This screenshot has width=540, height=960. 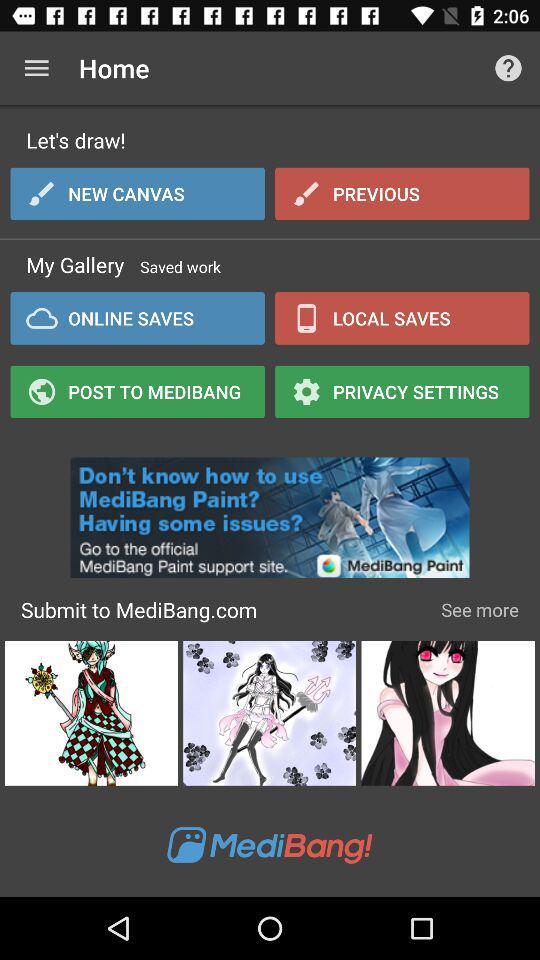 What do you see at coordinates (402, 390) in the screenshot?
I see `privacy settings` at bounding box center [402, 390].